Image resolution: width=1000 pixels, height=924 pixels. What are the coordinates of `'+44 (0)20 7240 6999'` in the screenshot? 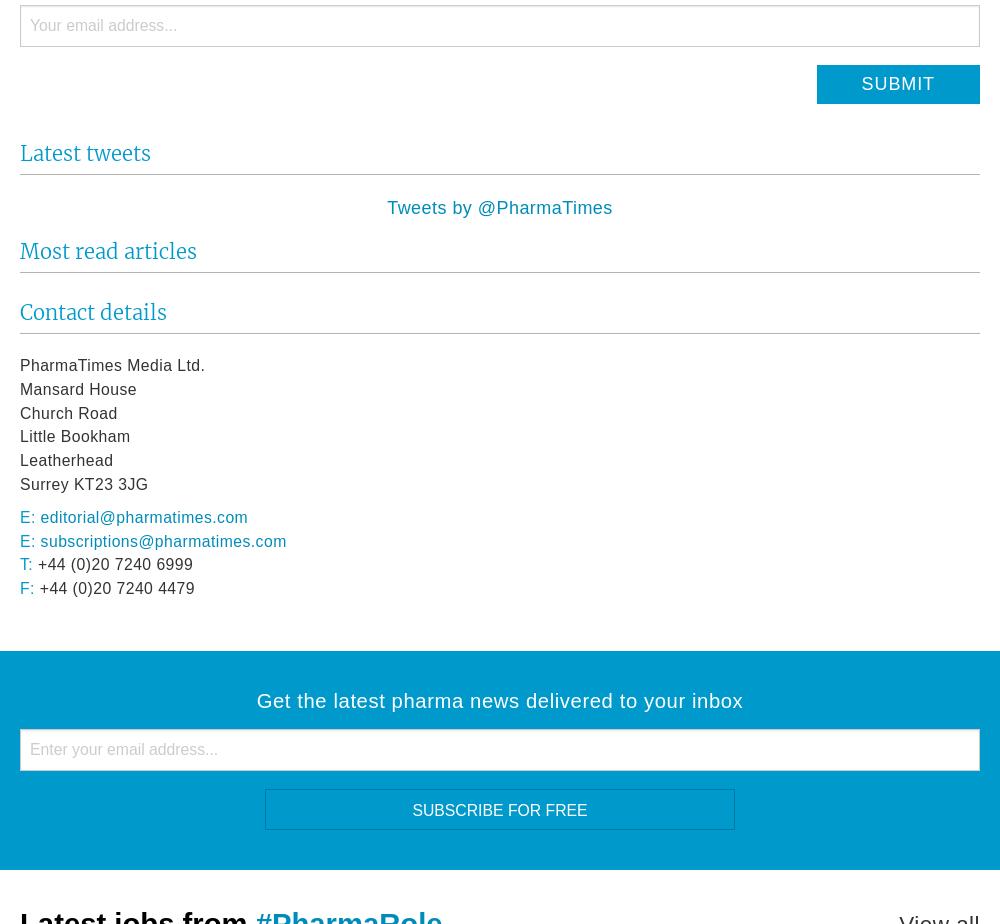 It's located at (112, 564).